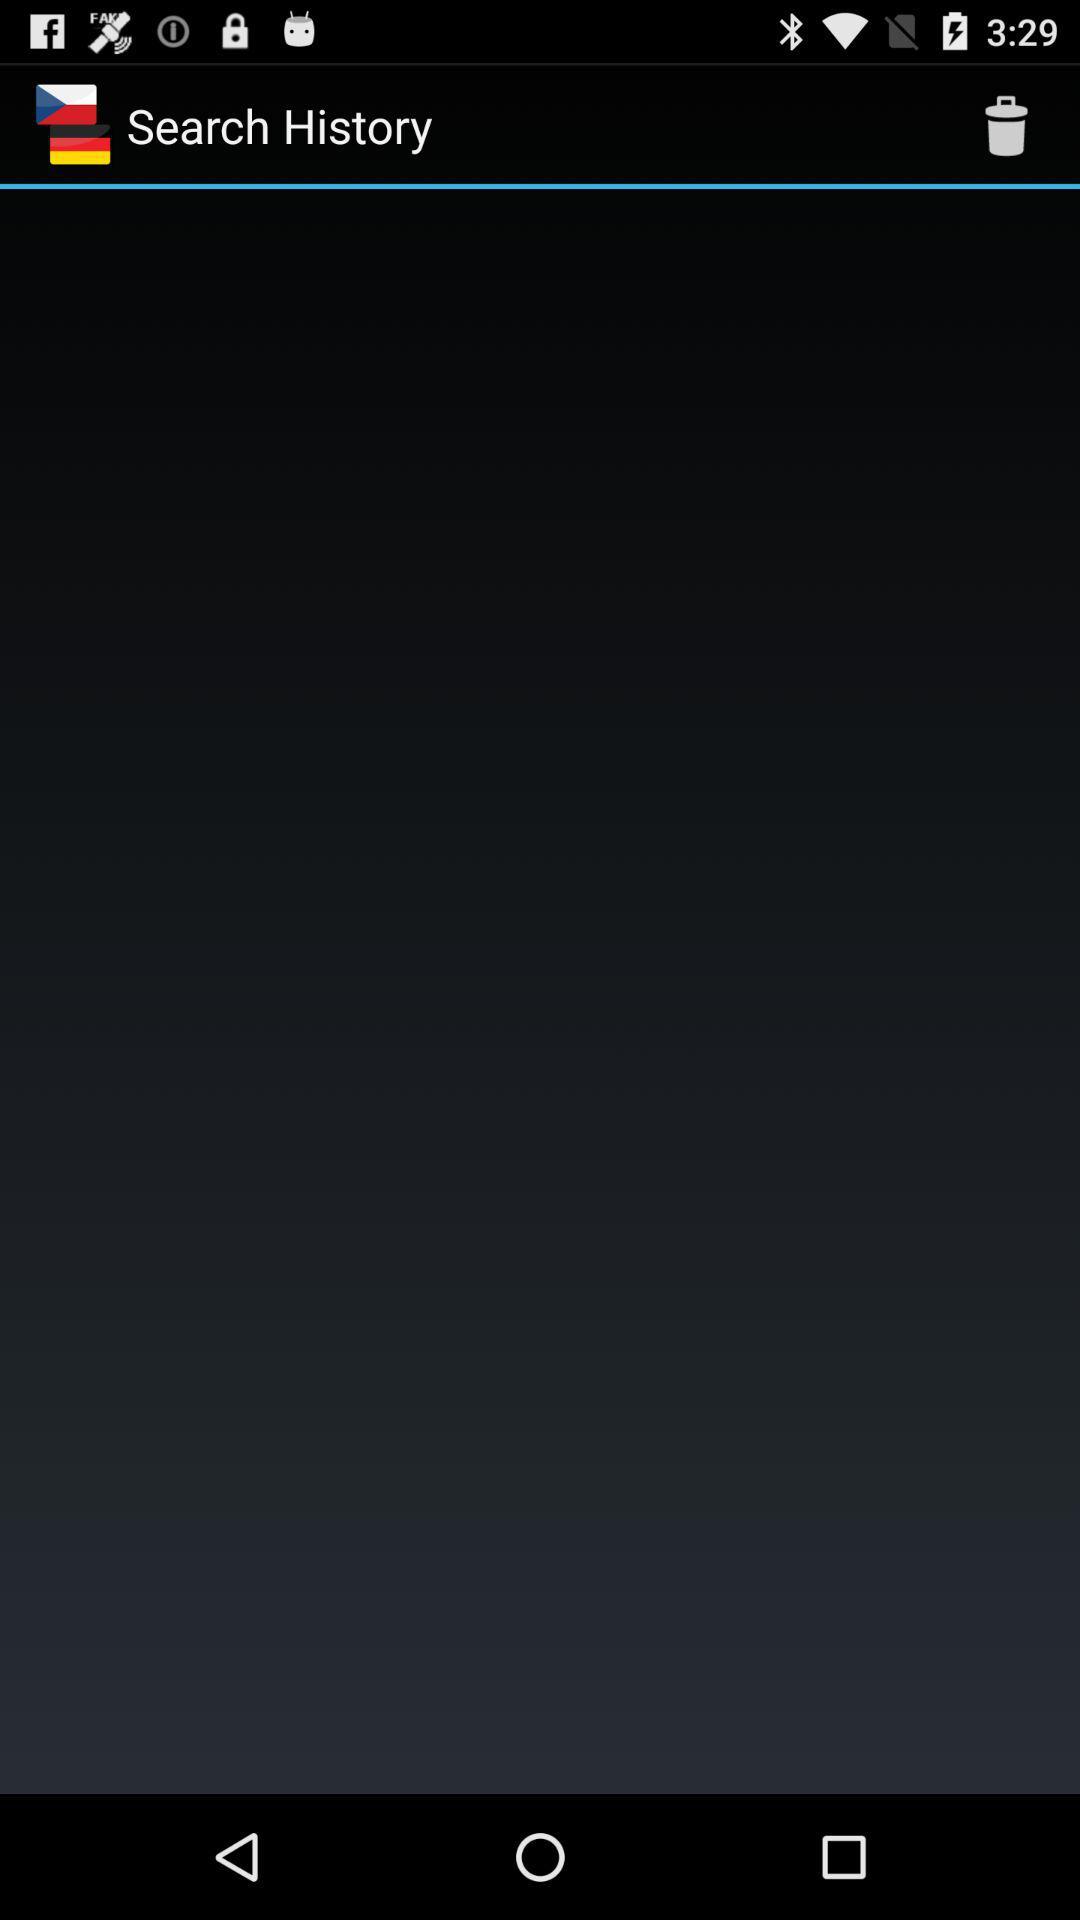 This screenshot has width=1080, height=1920. Describe the element at coordinates (1006, 124) in the screenshot. I see `the item at the top right corner` at that location.